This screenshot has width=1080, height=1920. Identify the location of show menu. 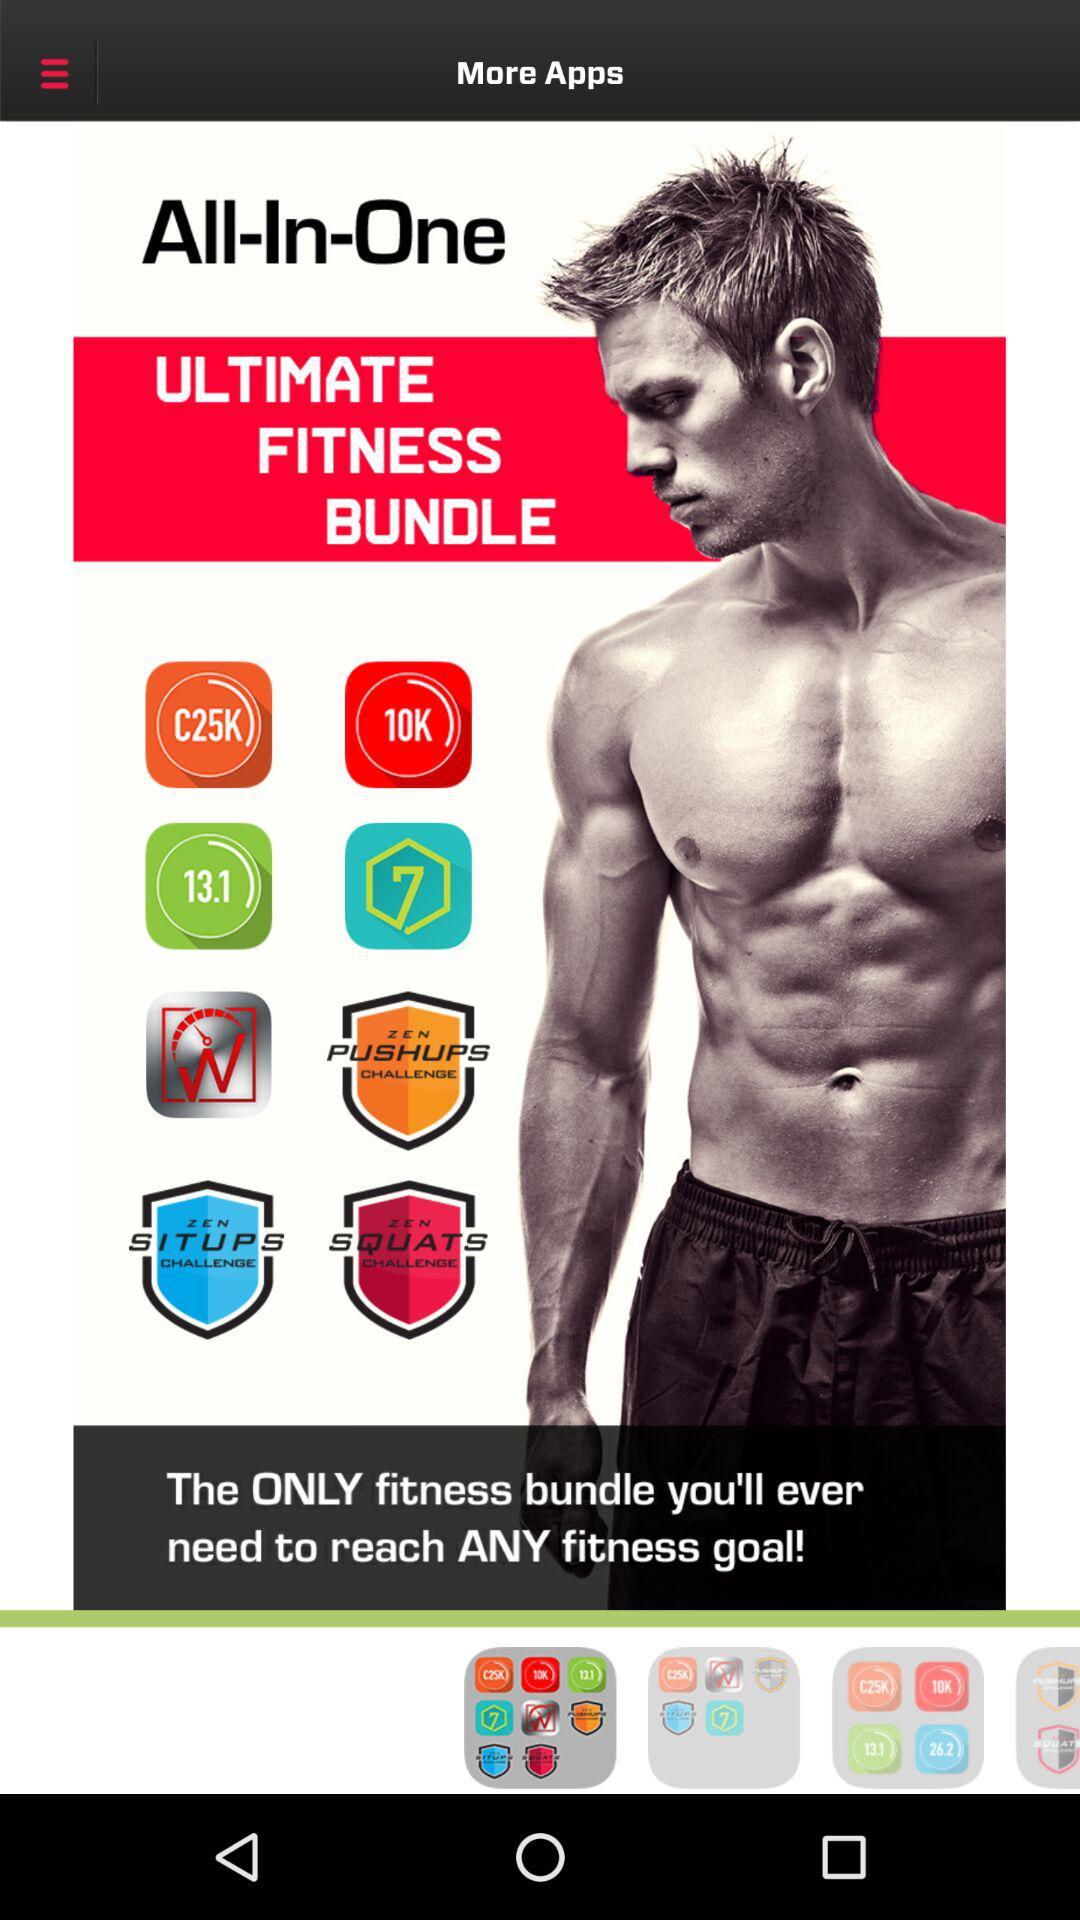
(53, 73).